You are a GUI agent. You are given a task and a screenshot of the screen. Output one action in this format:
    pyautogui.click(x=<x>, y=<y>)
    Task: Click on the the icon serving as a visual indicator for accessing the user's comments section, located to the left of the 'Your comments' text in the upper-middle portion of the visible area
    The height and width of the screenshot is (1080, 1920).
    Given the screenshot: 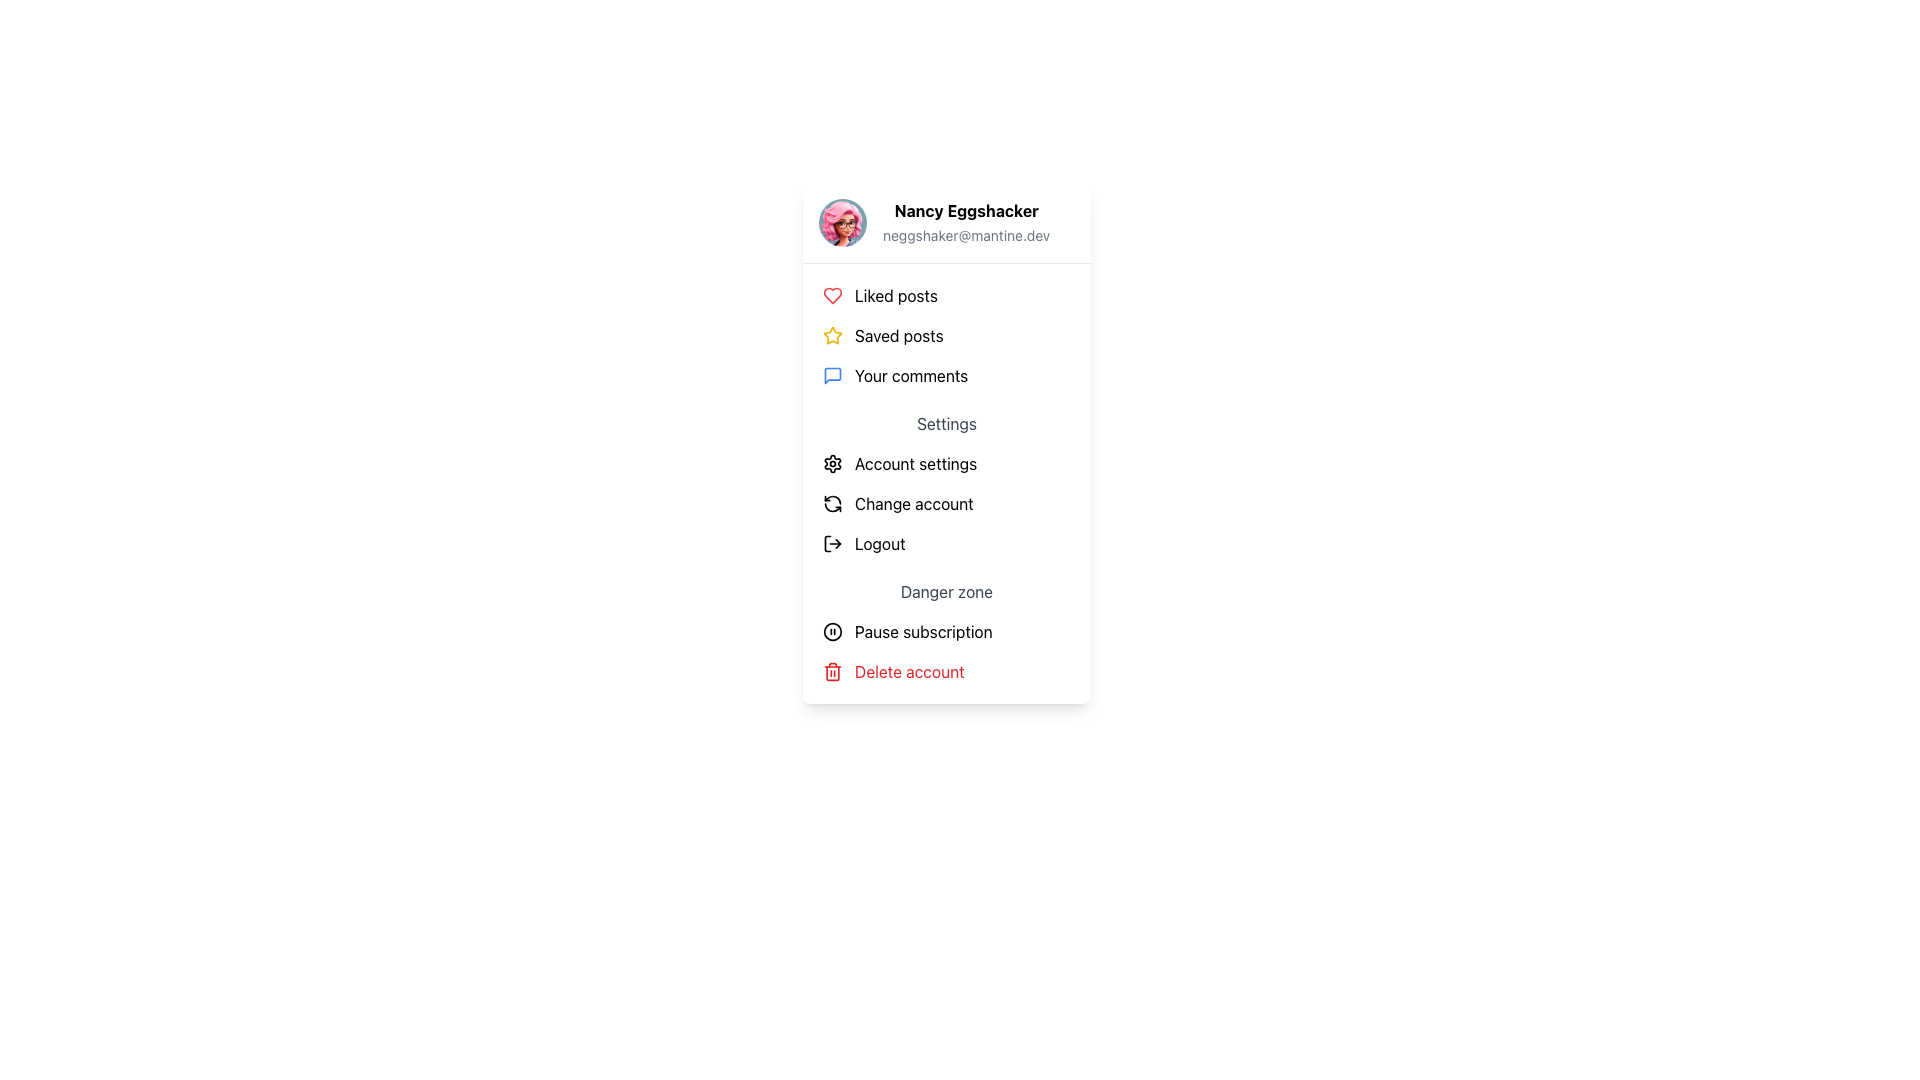 What is the action you would take?
    pyautogui.click(x=833, y=375)
    